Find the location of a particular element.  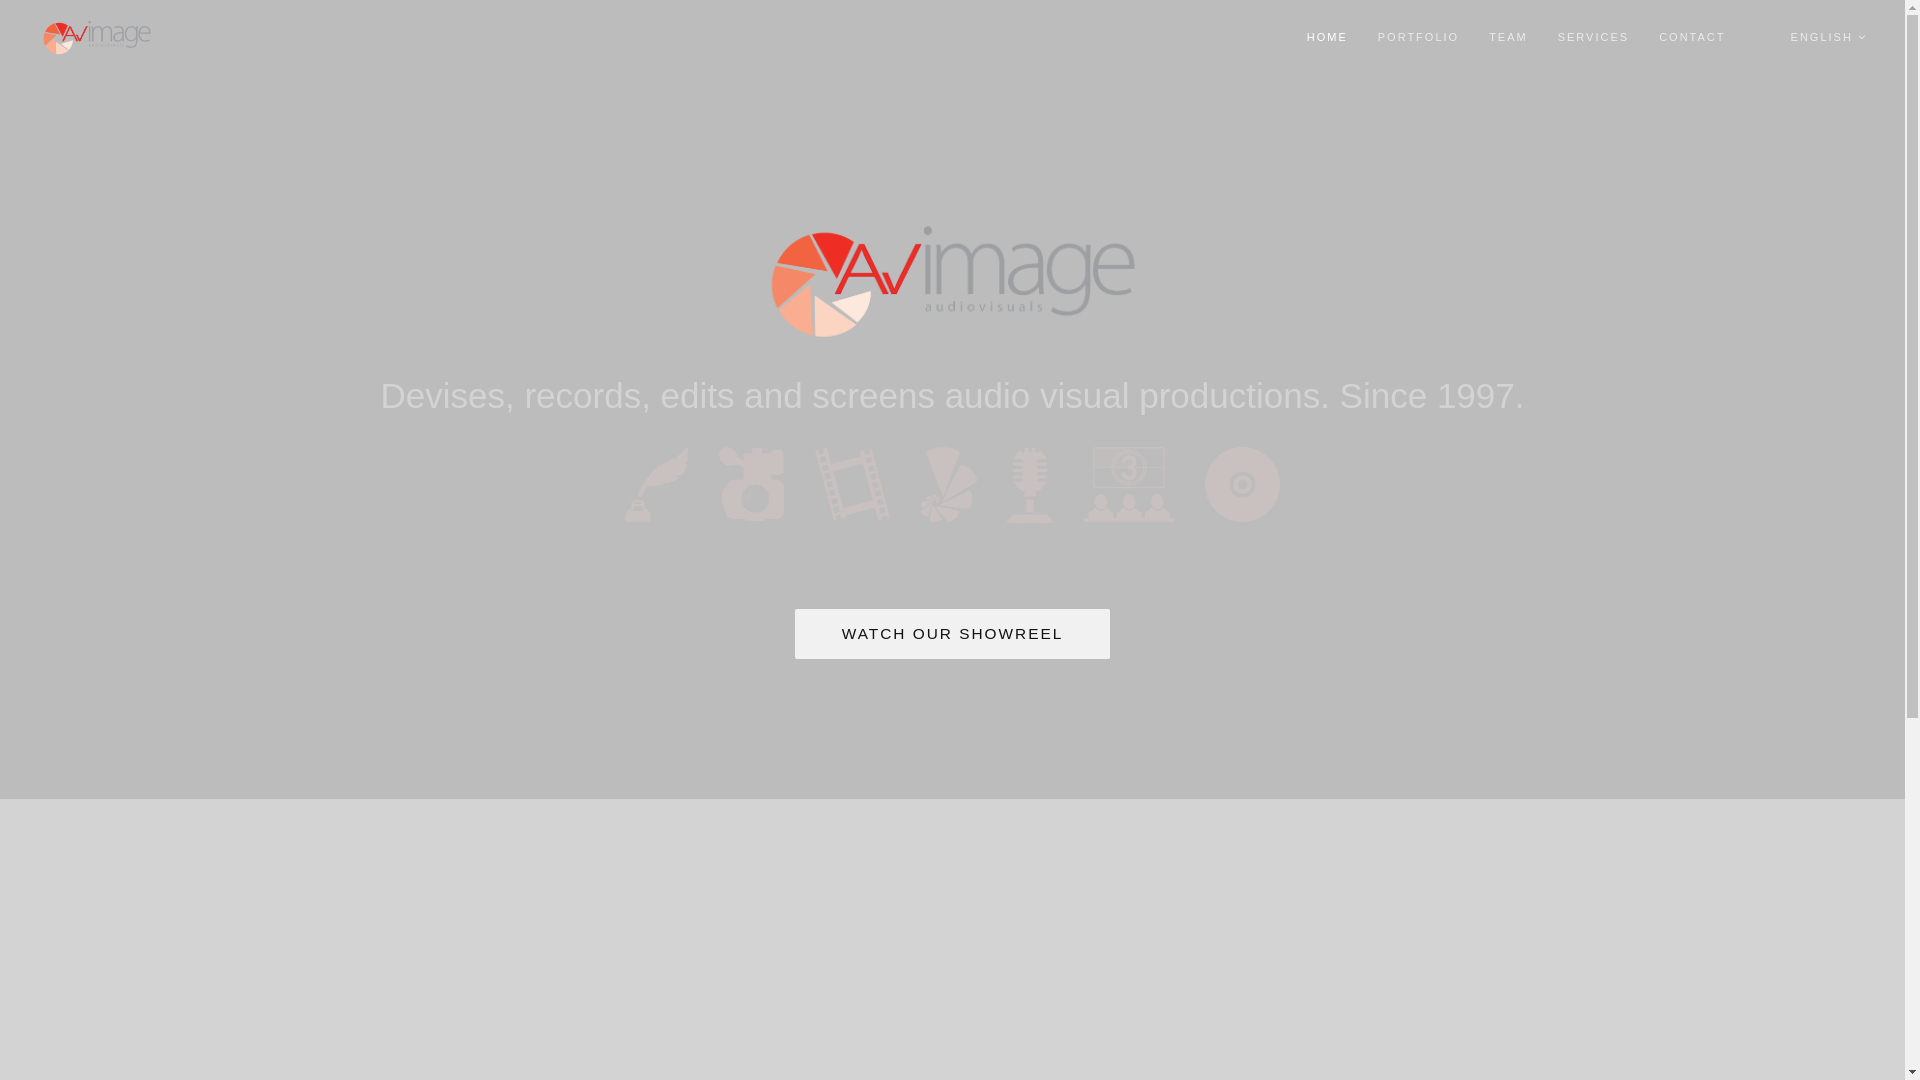

'Grafiek' is located at coordinates (947, 484).